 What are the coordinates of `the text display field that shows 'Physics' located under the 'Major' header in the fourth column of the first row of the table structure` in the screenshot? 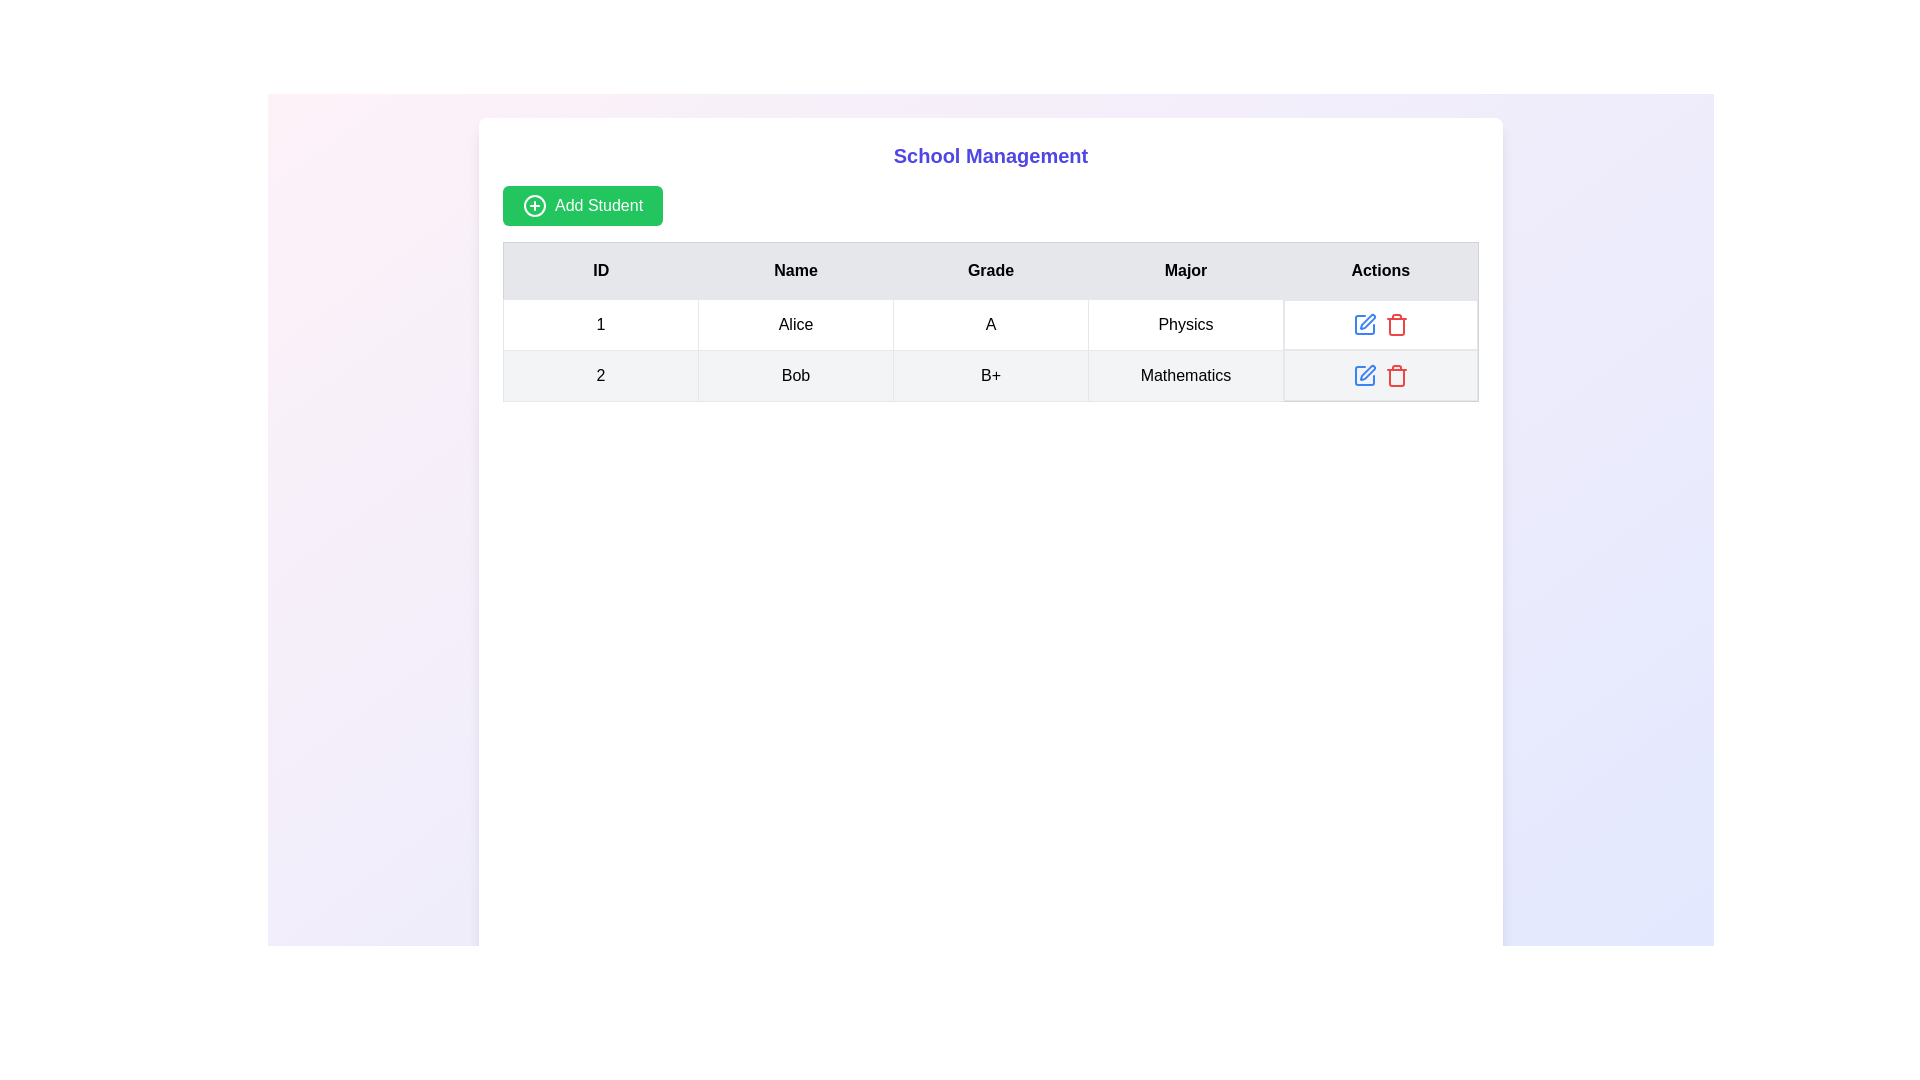 It's located at (1185, 323).